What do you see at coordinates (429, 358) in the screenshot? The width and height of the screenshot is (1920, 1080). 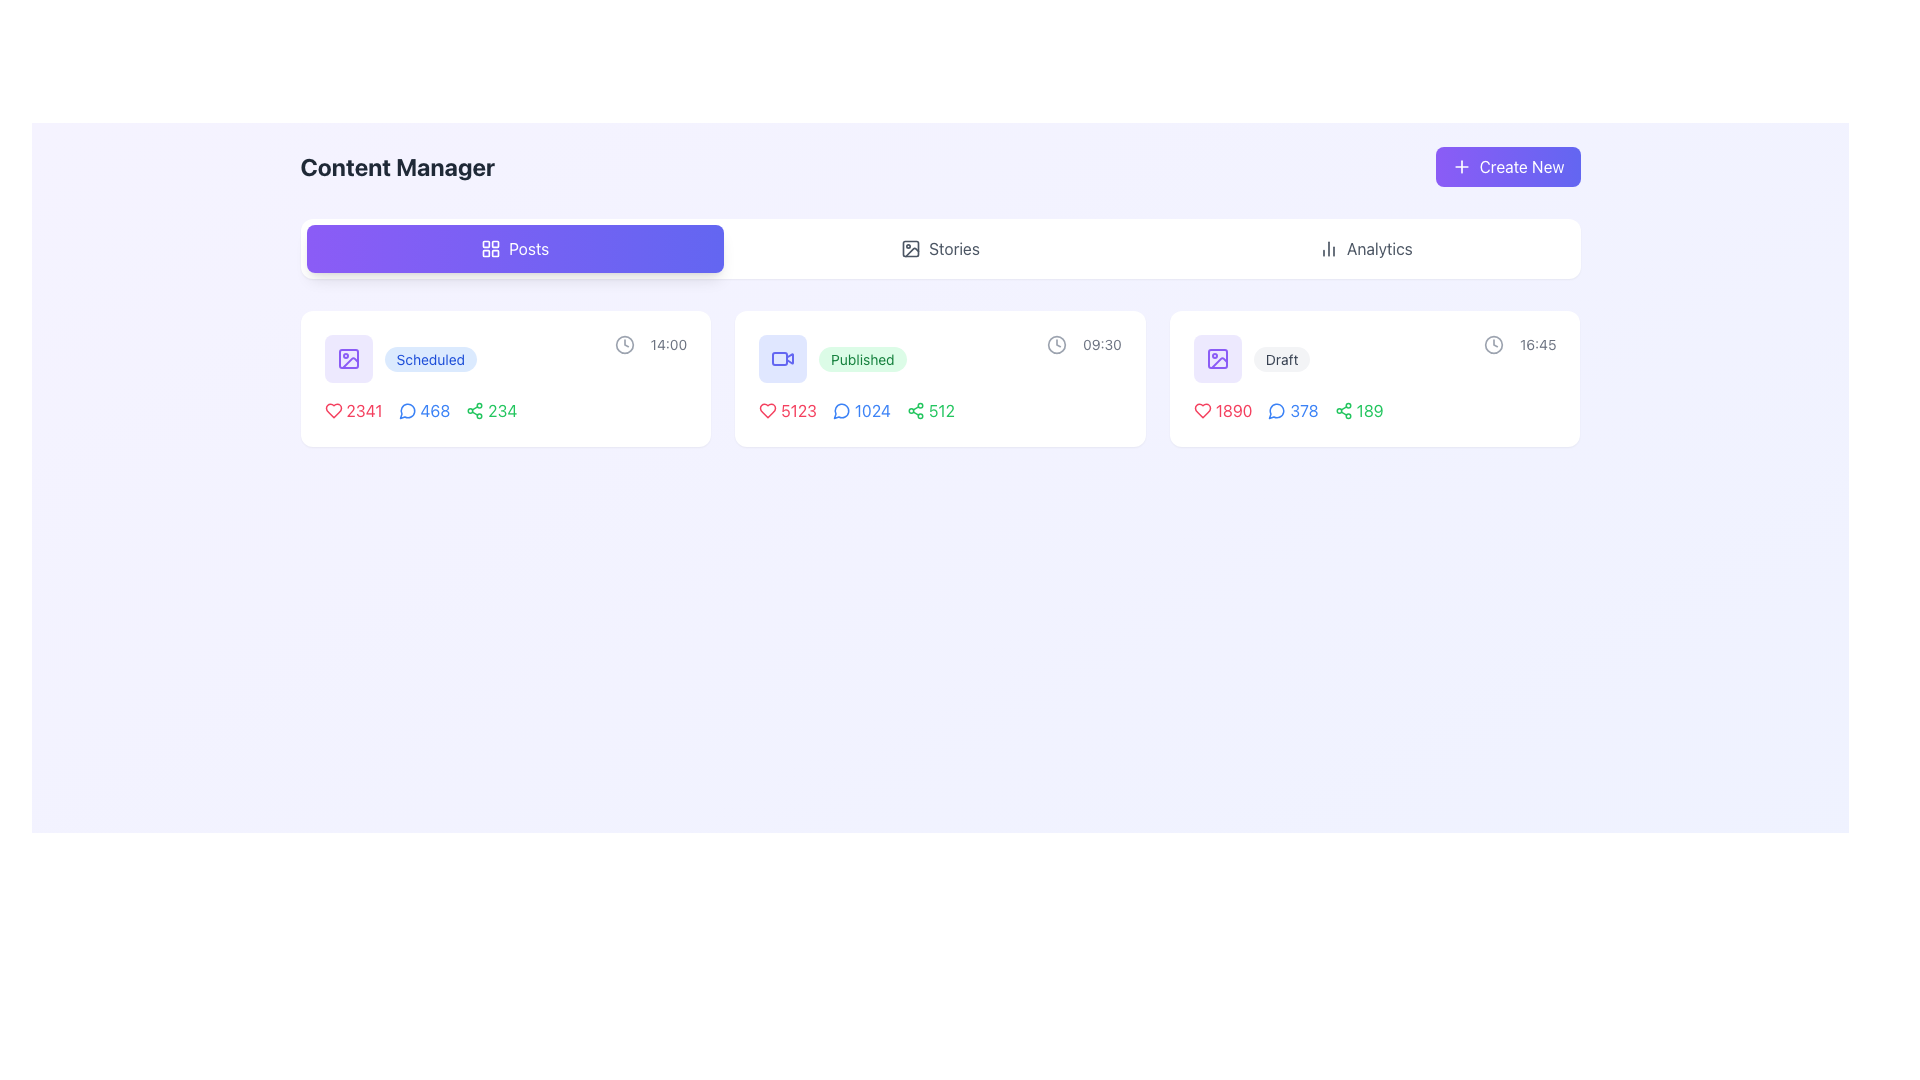 I see `the status indicator badge located in the first card under the 'Posts' tab, which serves as a display for the content item's scheduled state` at bounding box center [429, 358].